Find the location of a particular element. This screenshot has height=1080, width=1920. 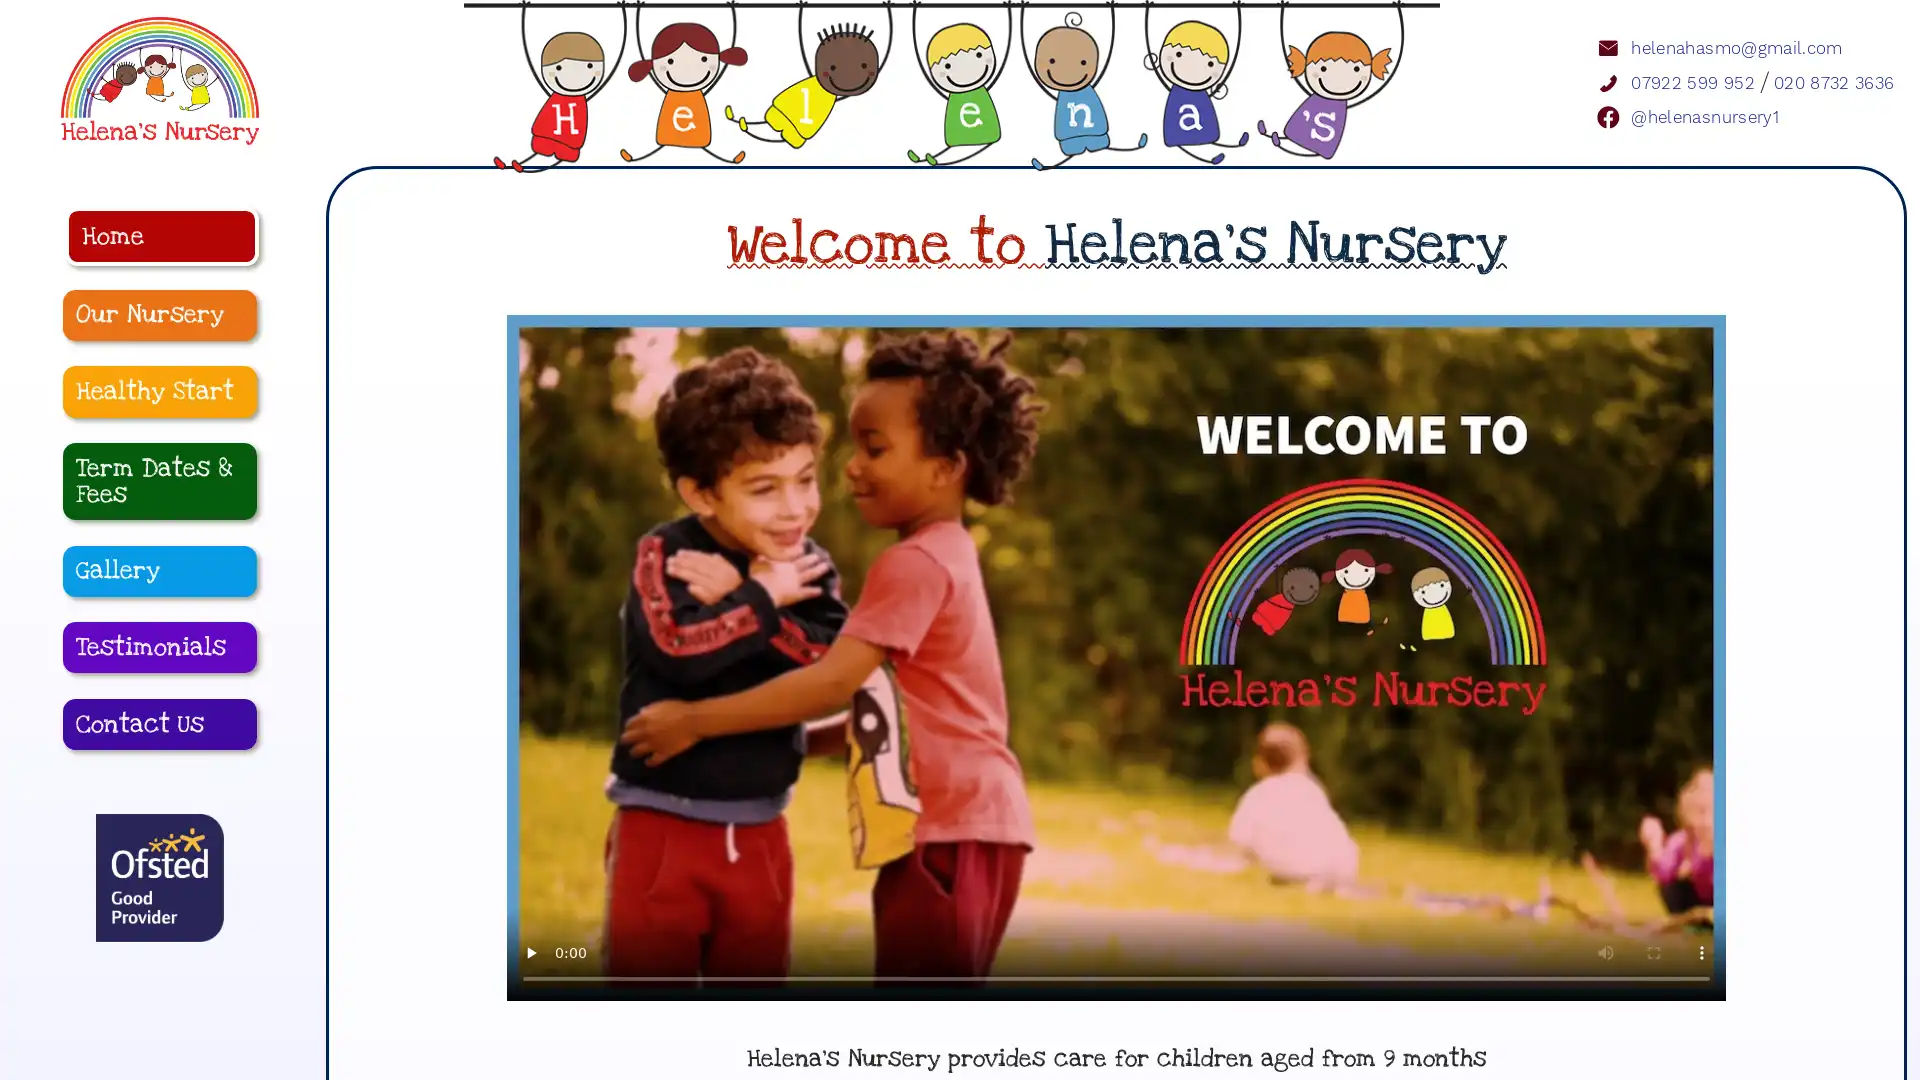

show more media controls is located at coordinates (1701, 985).